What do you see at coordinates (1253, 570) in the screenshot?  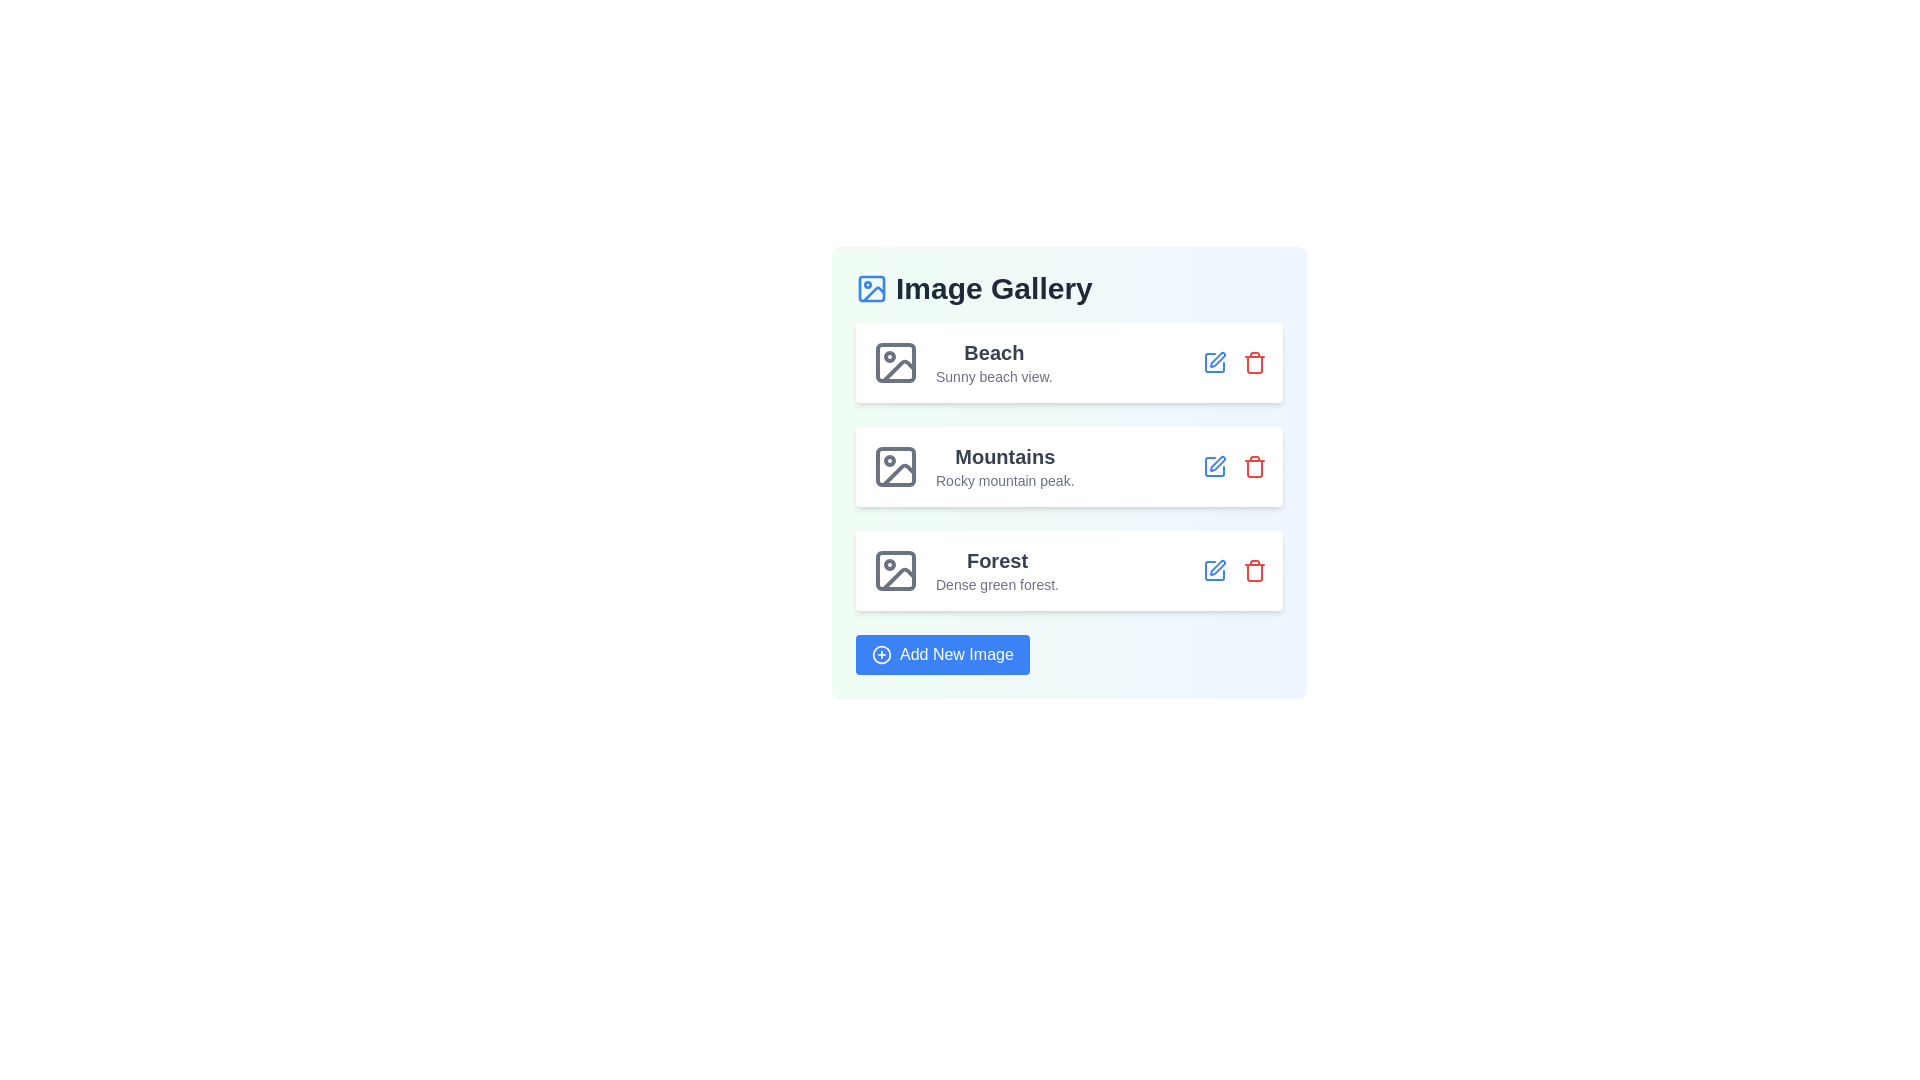 I see `delete button for the image with title Forest to remove it from the gallery` at bounding box center [1253, 570].